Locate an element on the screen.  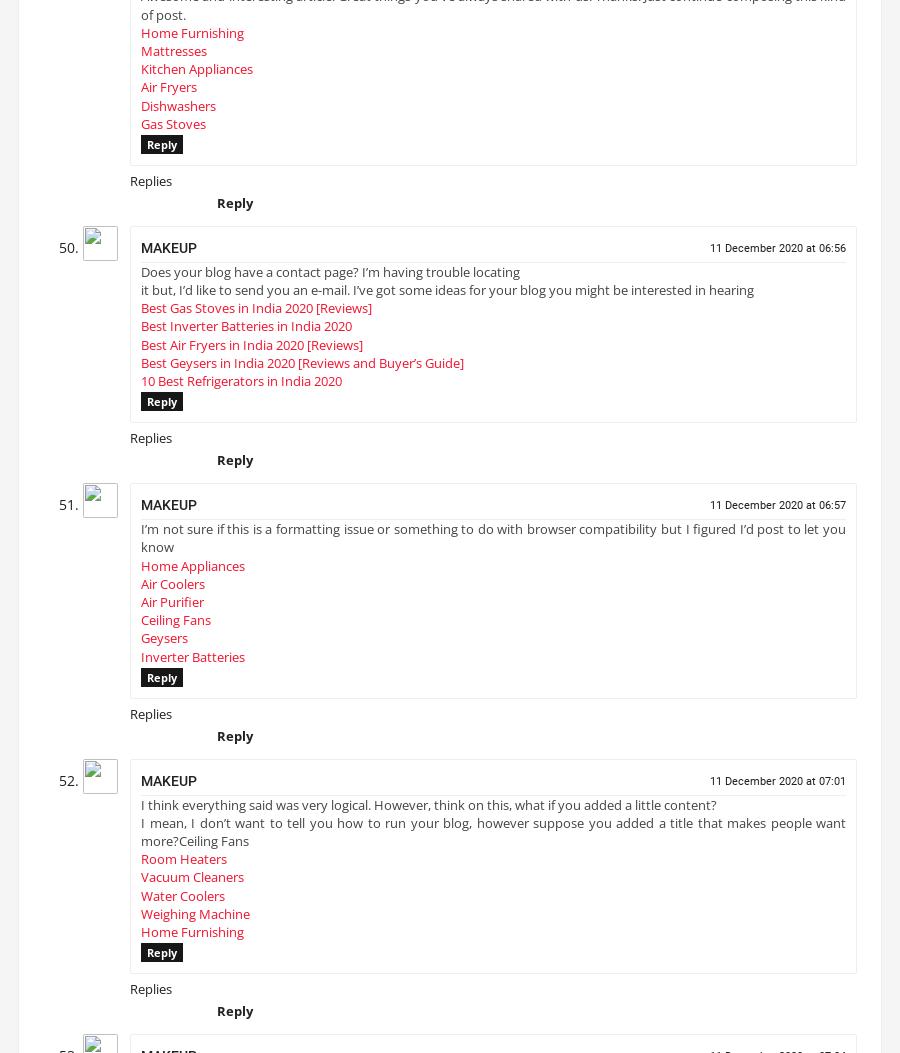
'Air Coolers' is located at coordinates (172, 591).